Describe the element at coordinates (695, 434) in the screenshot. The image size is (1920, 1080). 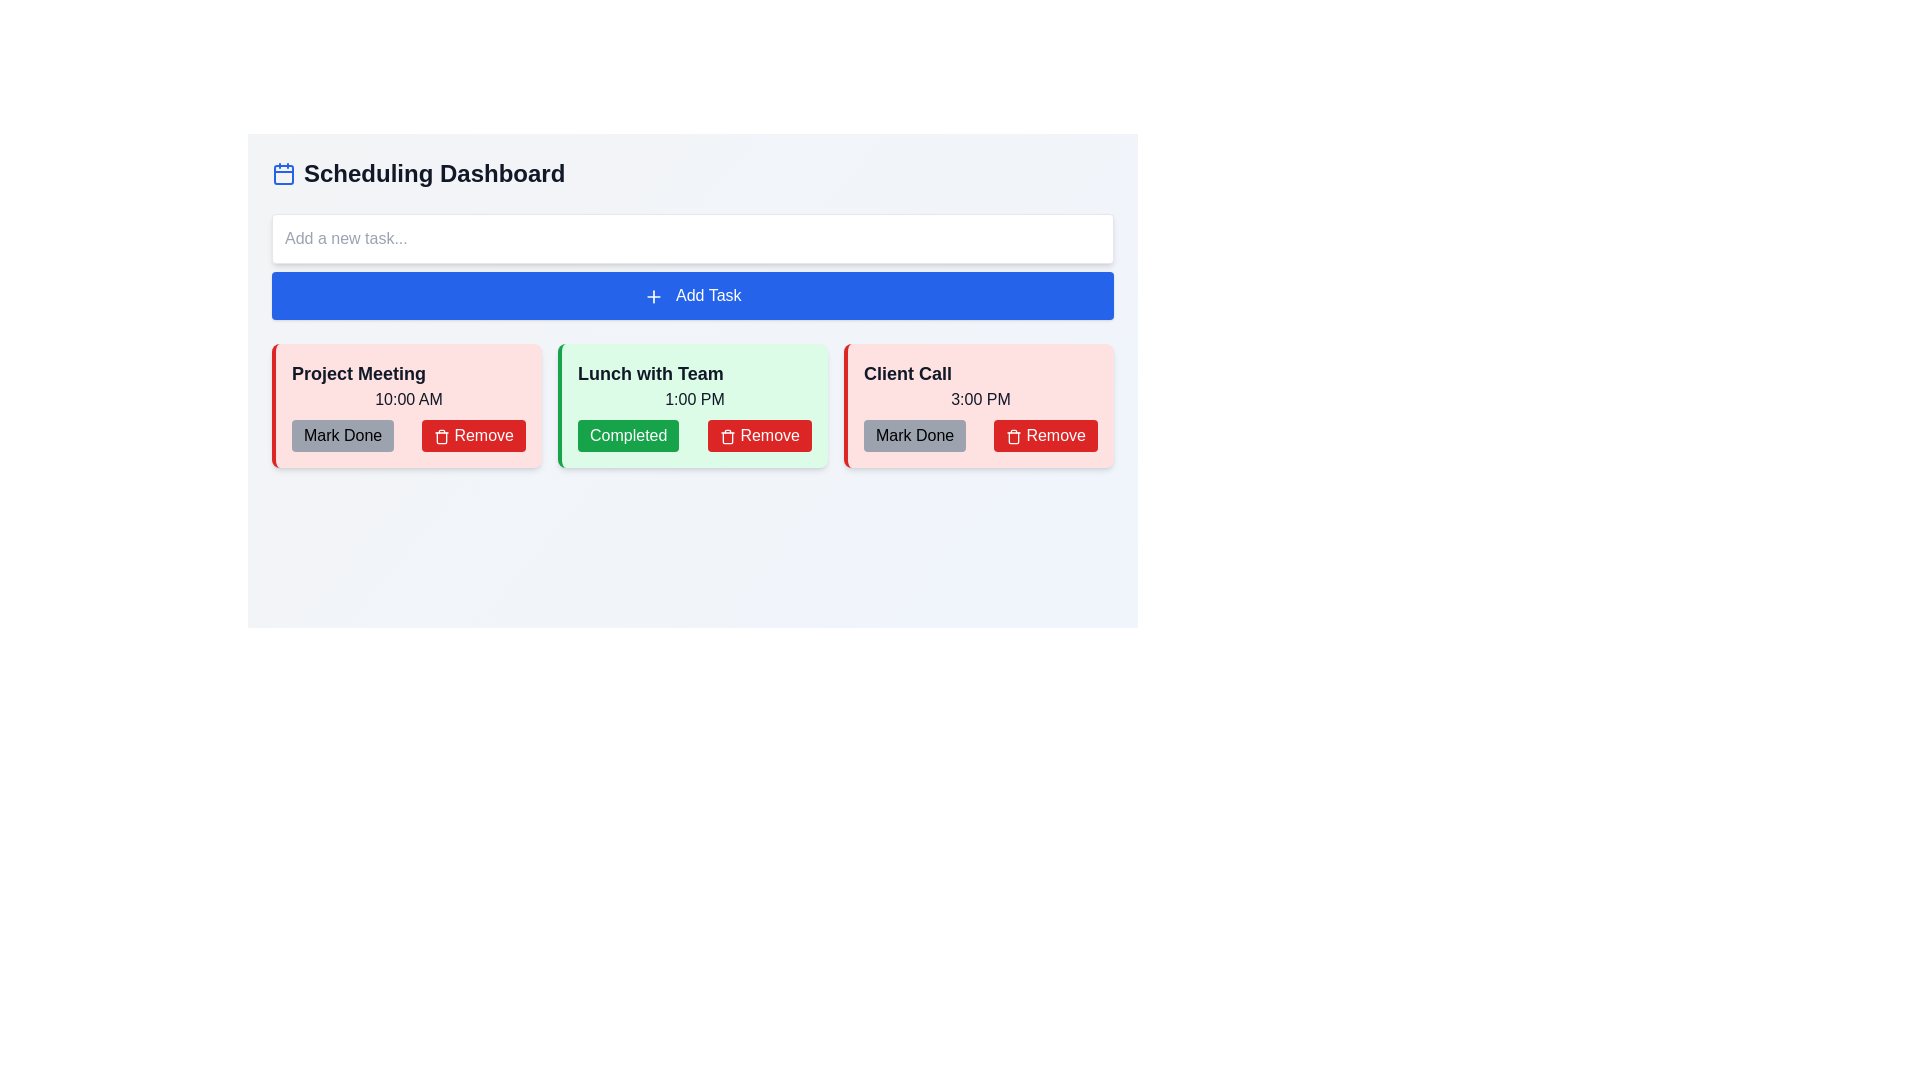
I see `the green 'Completed' button or the red 'Remove' button in the lower section of the 'Lunch with Team' task card` at that location.